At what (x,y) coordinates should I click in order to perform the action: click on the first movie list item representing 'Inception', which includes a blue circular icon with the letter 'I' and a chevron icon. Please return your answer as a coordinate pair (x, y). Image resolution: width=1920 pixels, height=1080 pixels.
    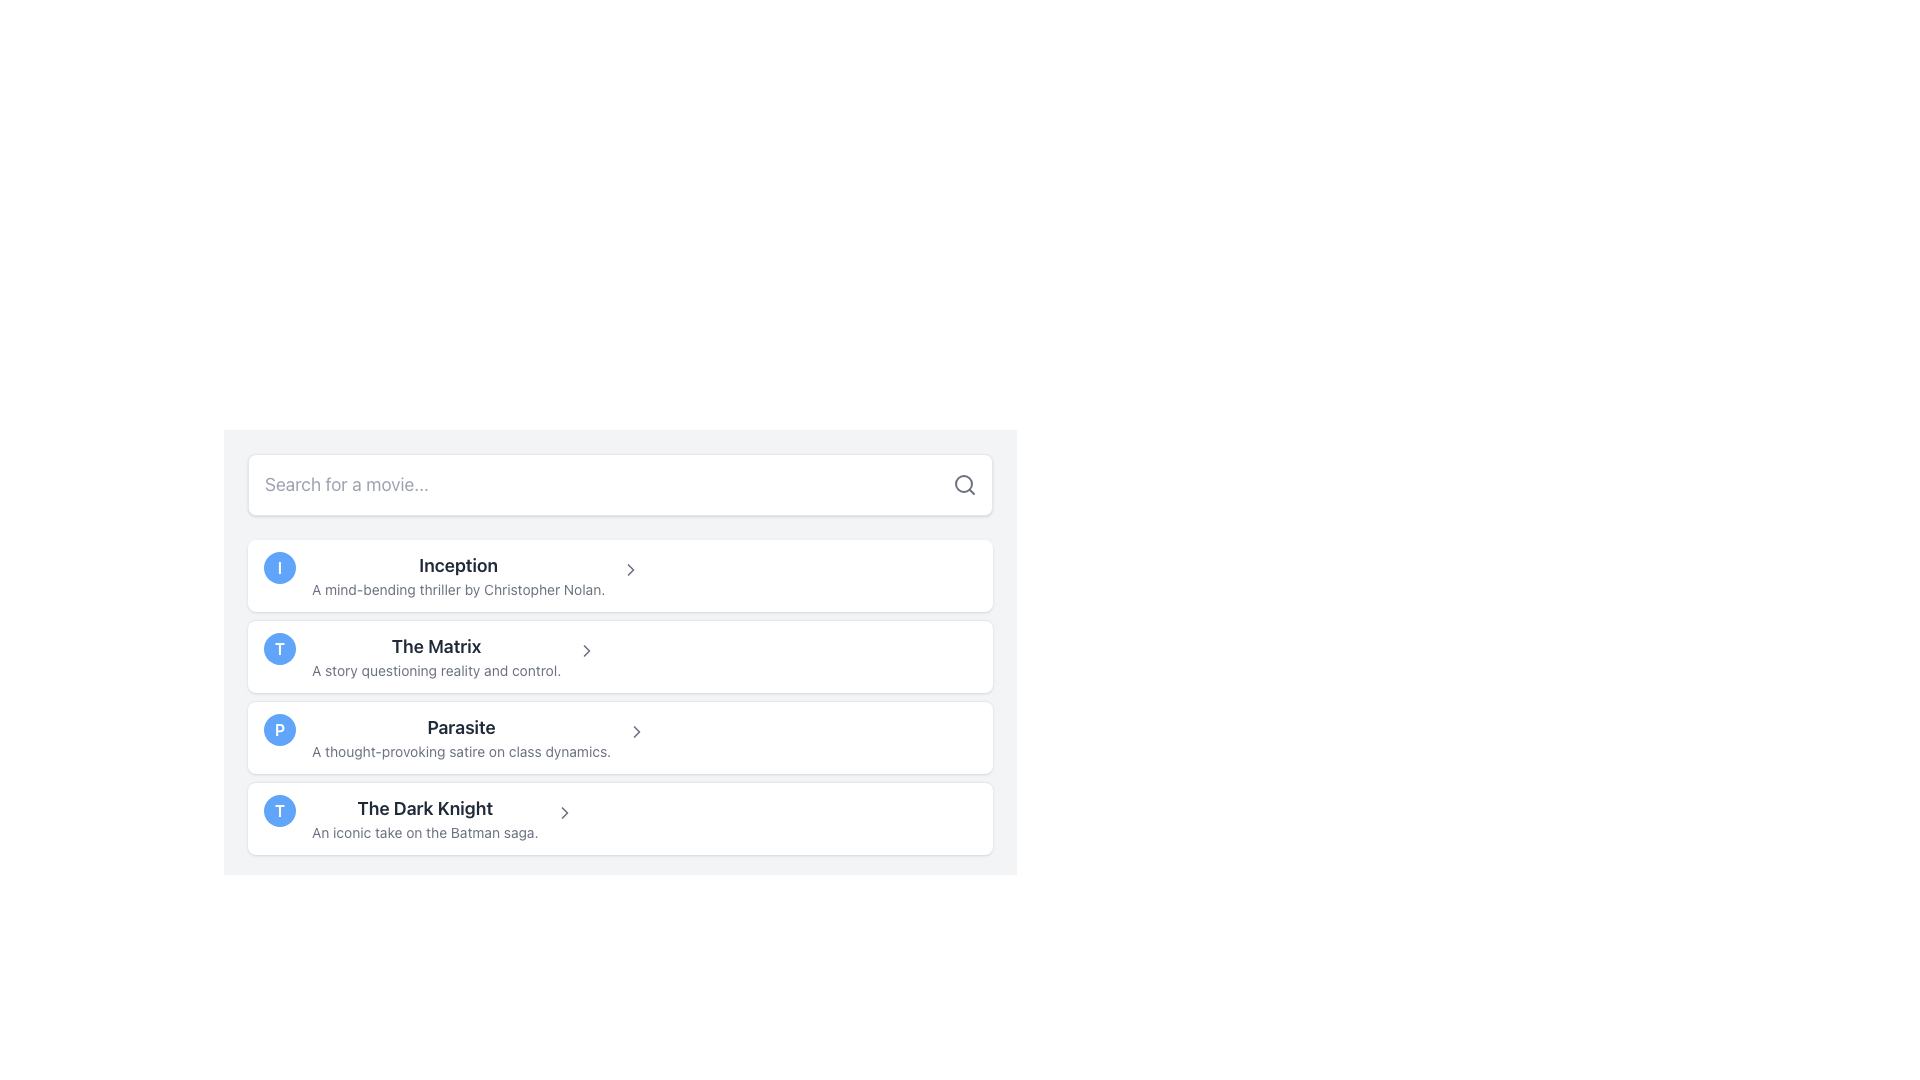
    Looking at the image, I should click on (619, 575).